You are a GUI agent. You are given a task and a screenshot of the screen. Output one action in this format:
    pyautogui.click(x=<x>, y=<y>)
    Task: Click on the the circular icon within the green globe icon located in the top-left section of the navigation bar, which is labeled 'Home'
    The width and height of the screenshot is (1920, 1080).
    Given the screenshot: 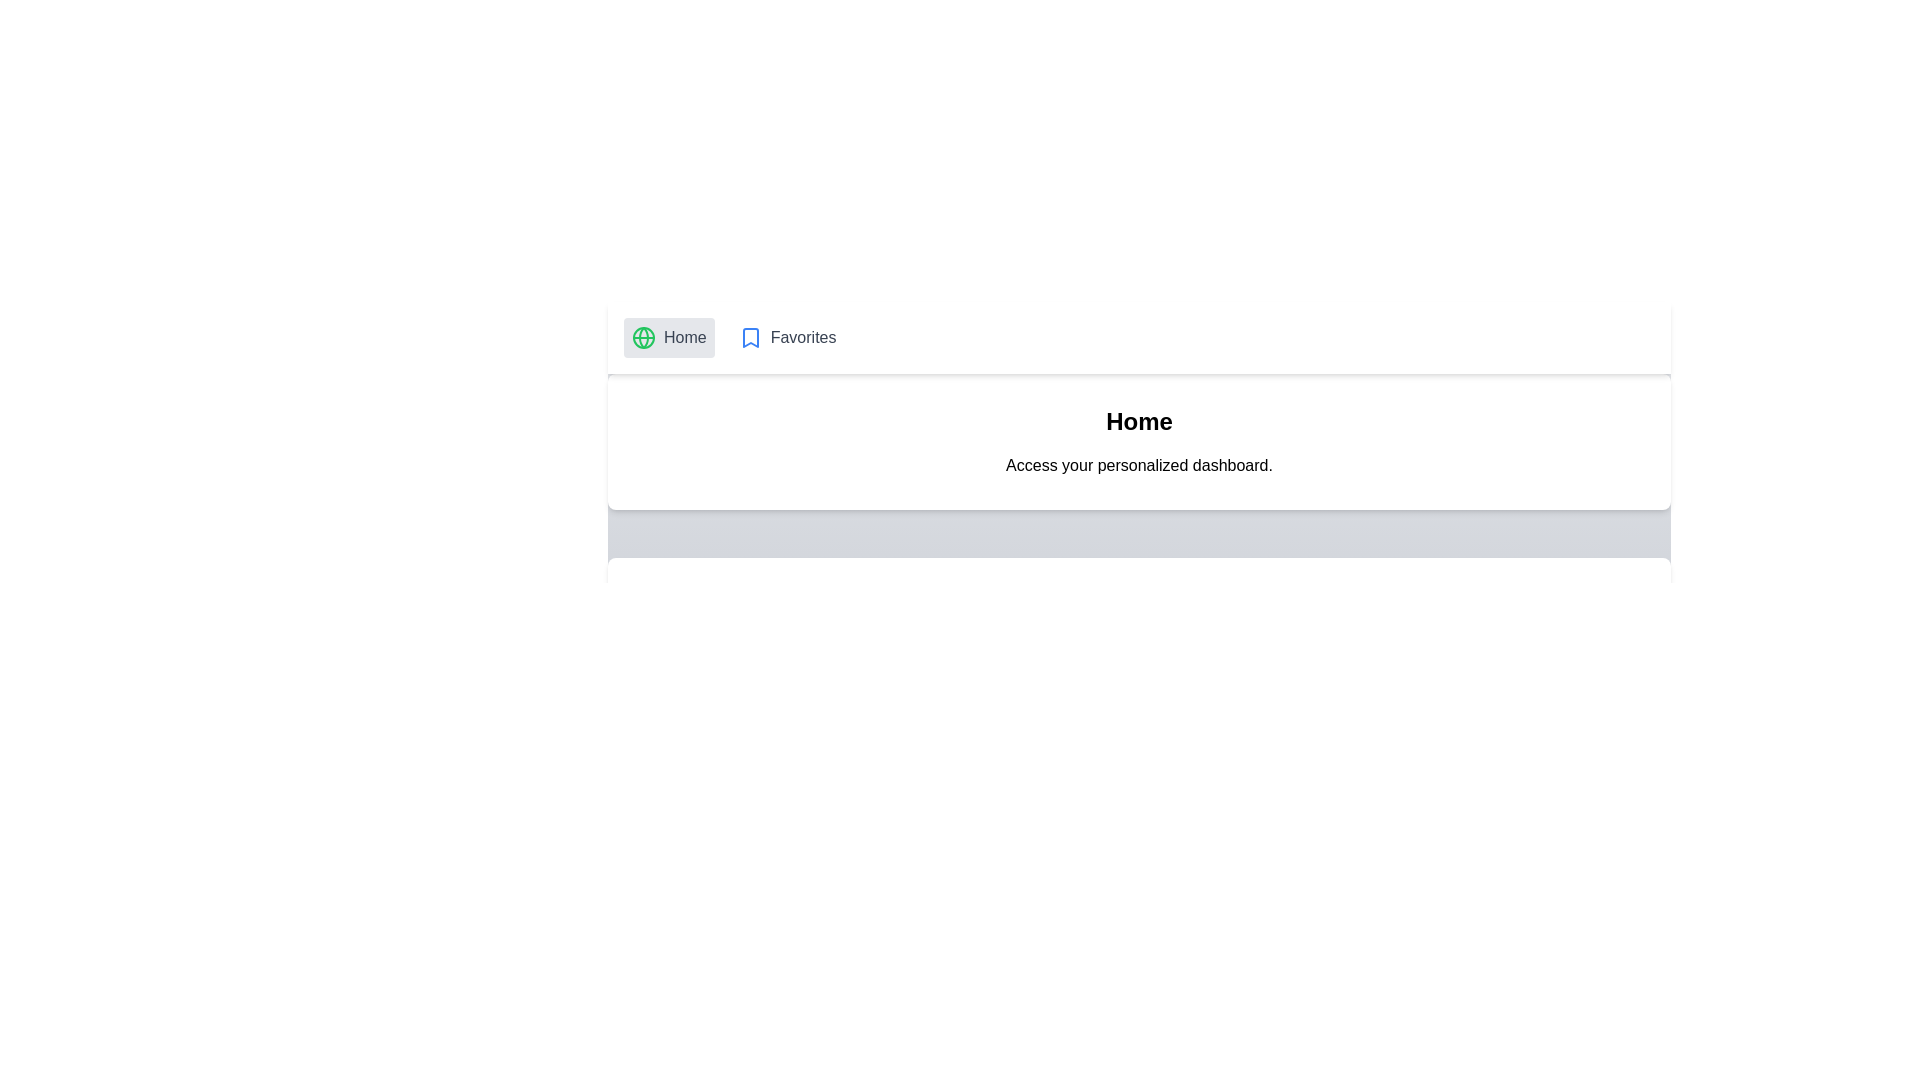 What is the action you would take?
    pyautogui.click(x=643, y=337)
    